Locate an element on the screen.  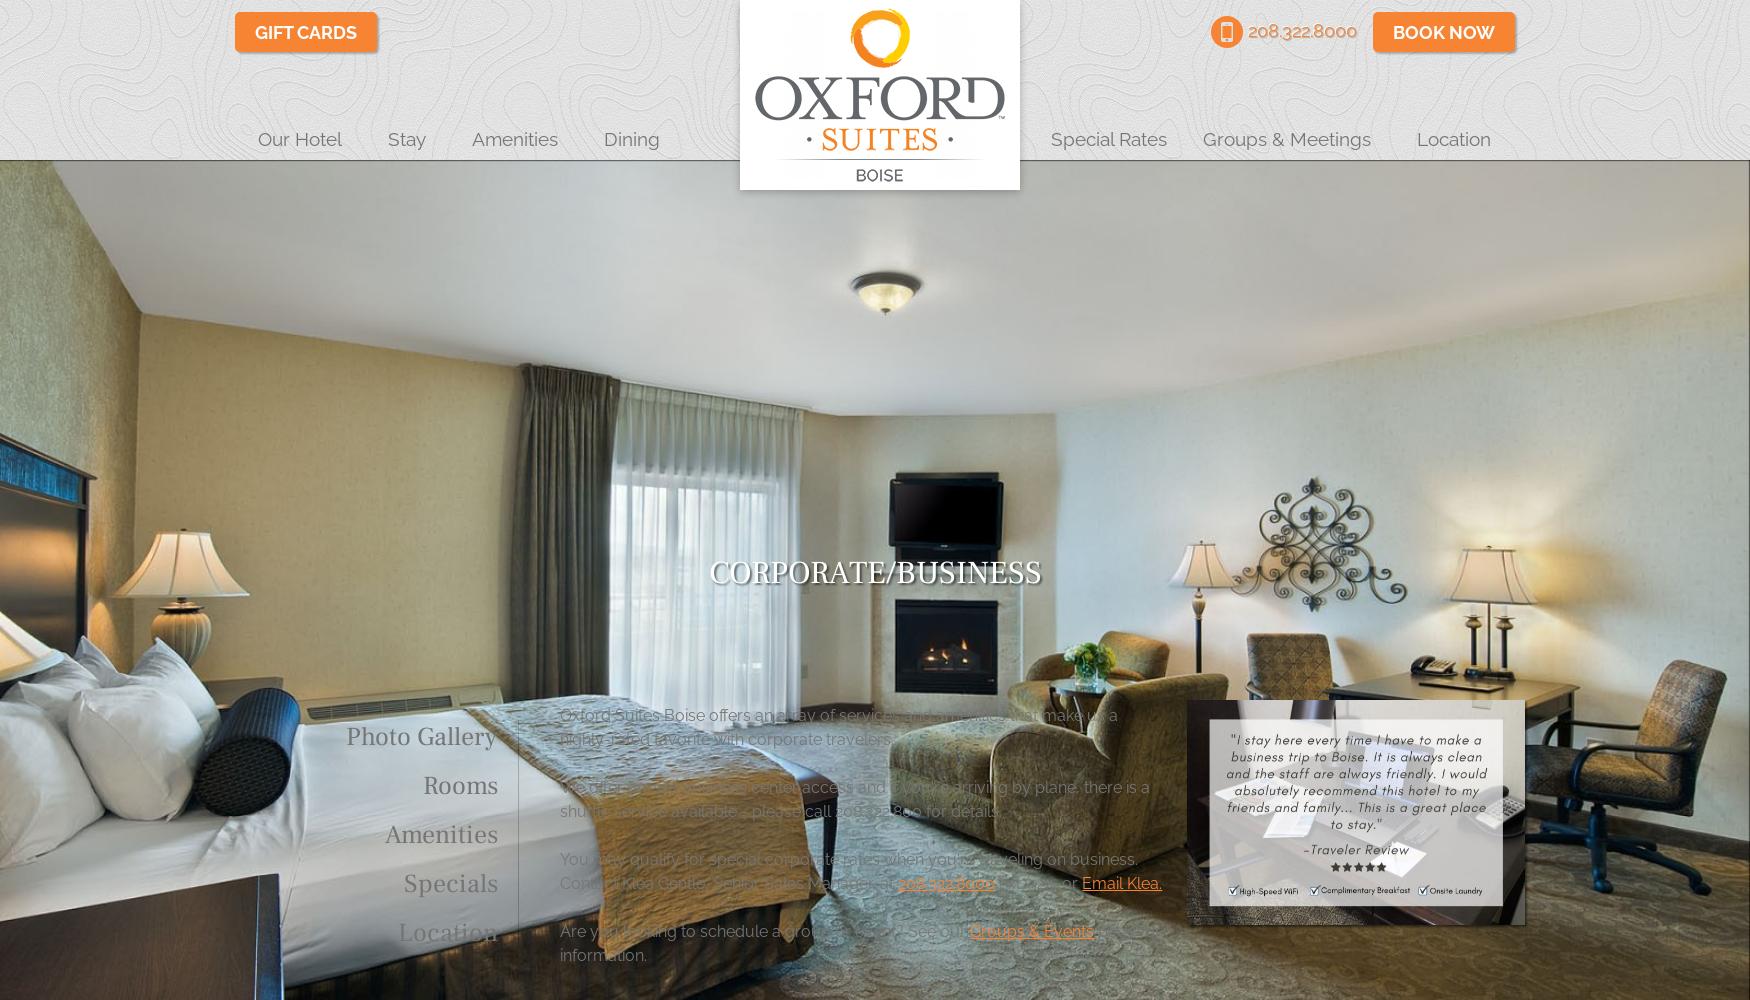
'Book Now' is located at coordinates (1443, 32).